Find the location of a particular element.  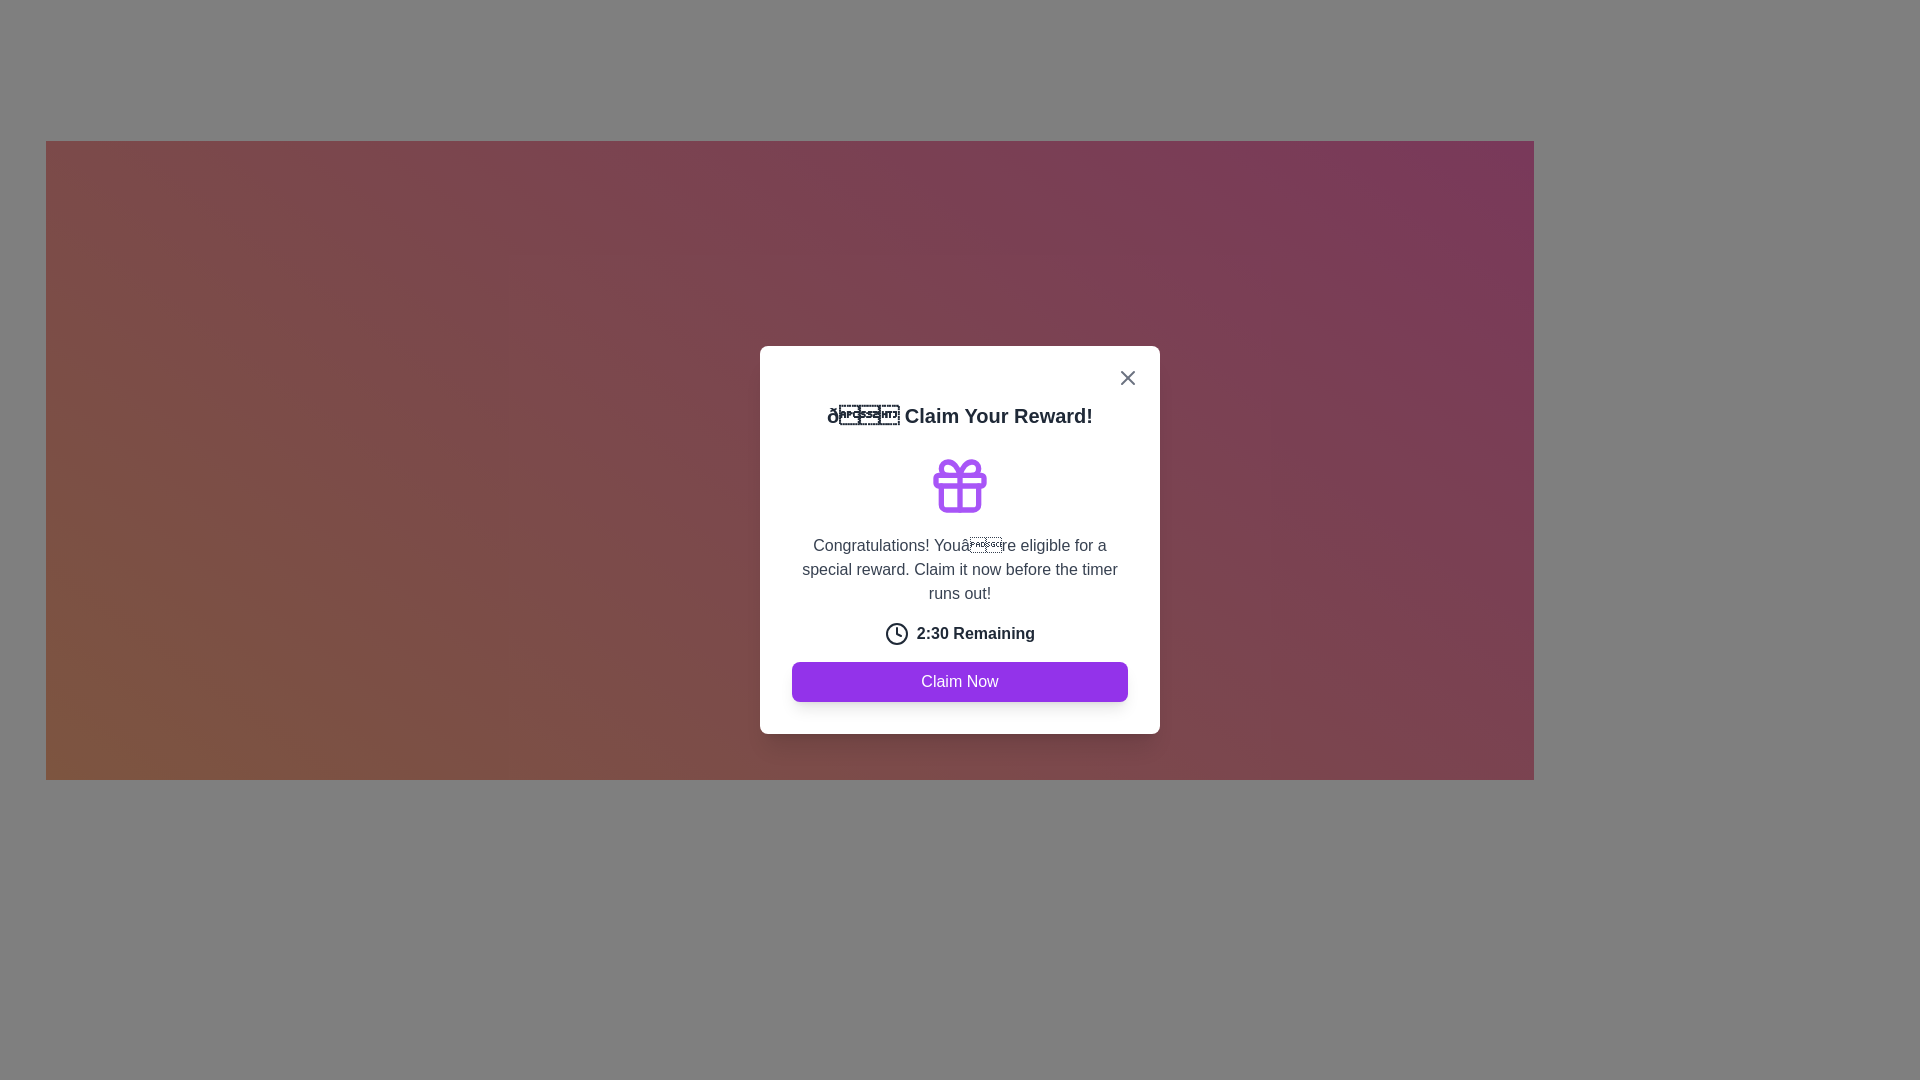

the SVG circle graphic that serves as the outermost component of the clock icon, positioned near the countdown timer in the modal dialog is located at coordinates (895, 633).